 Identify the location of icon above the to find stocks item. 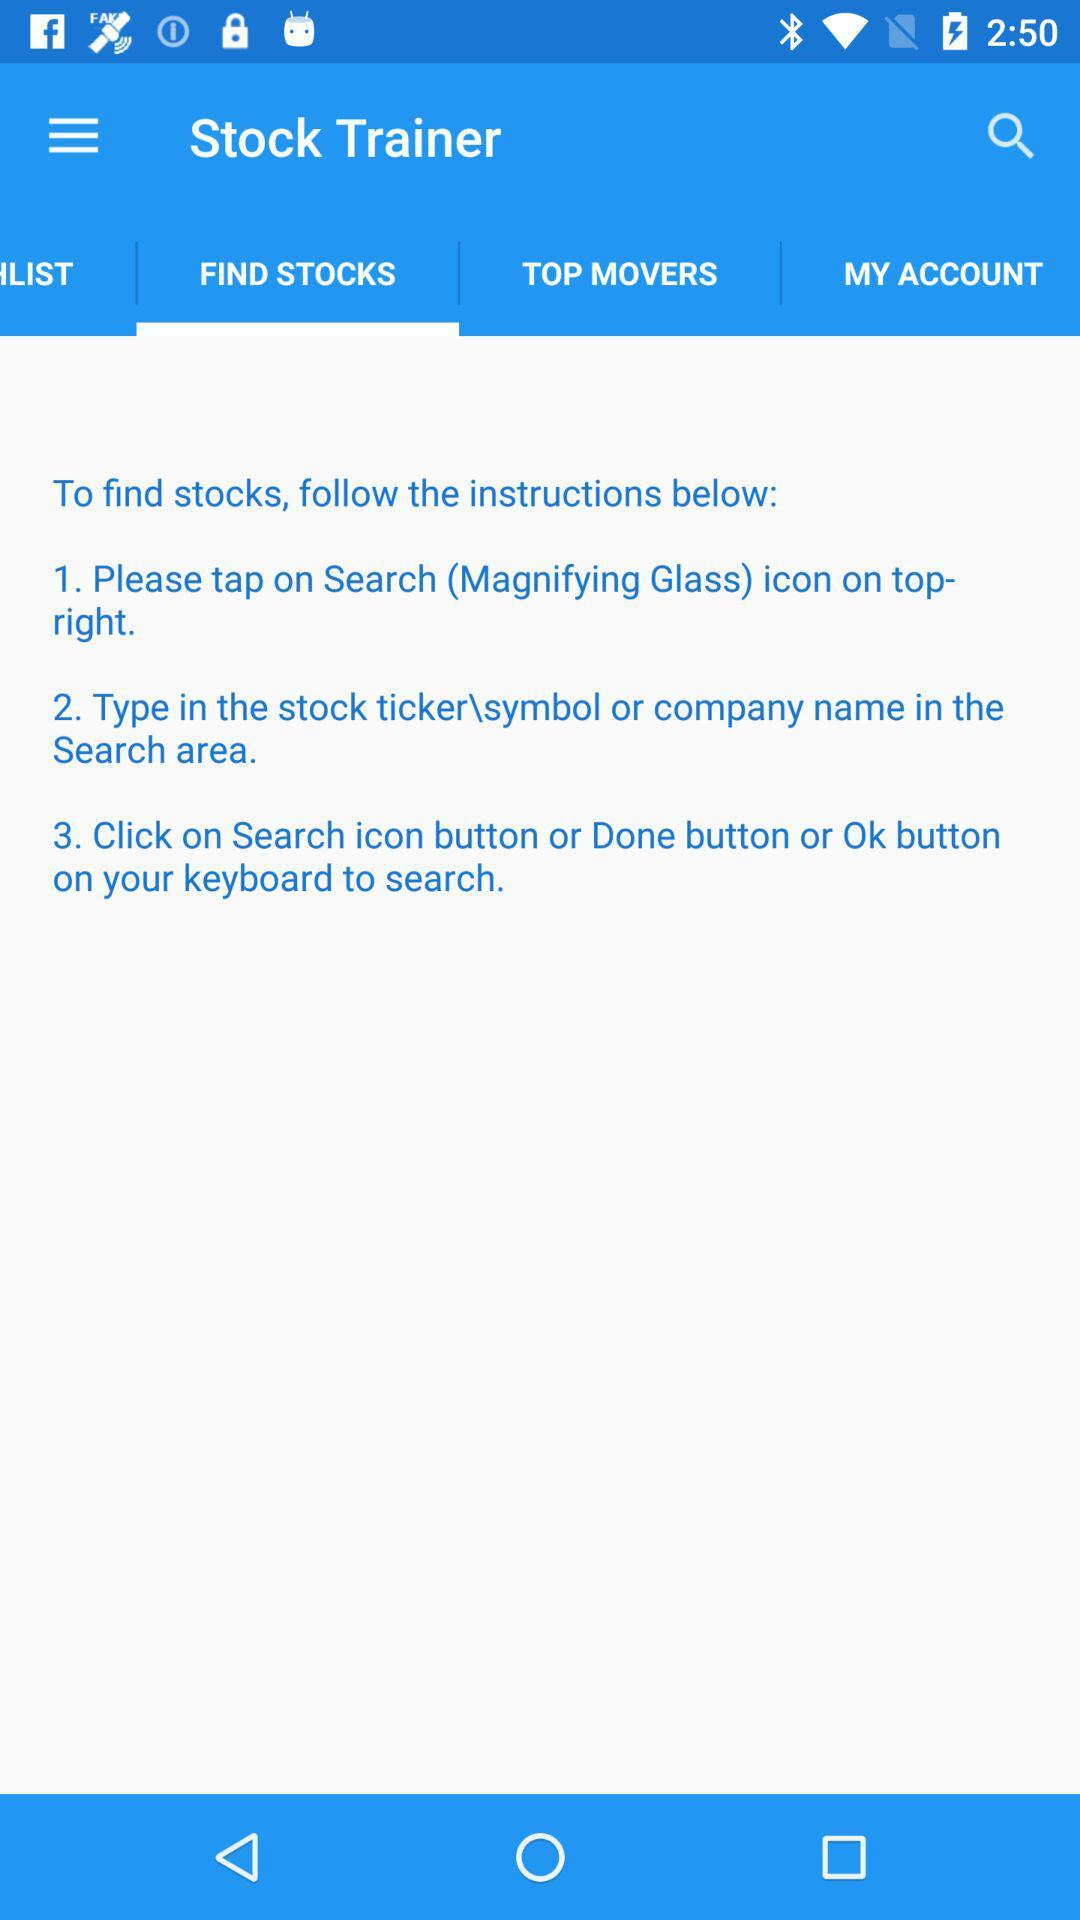
(67, 272).